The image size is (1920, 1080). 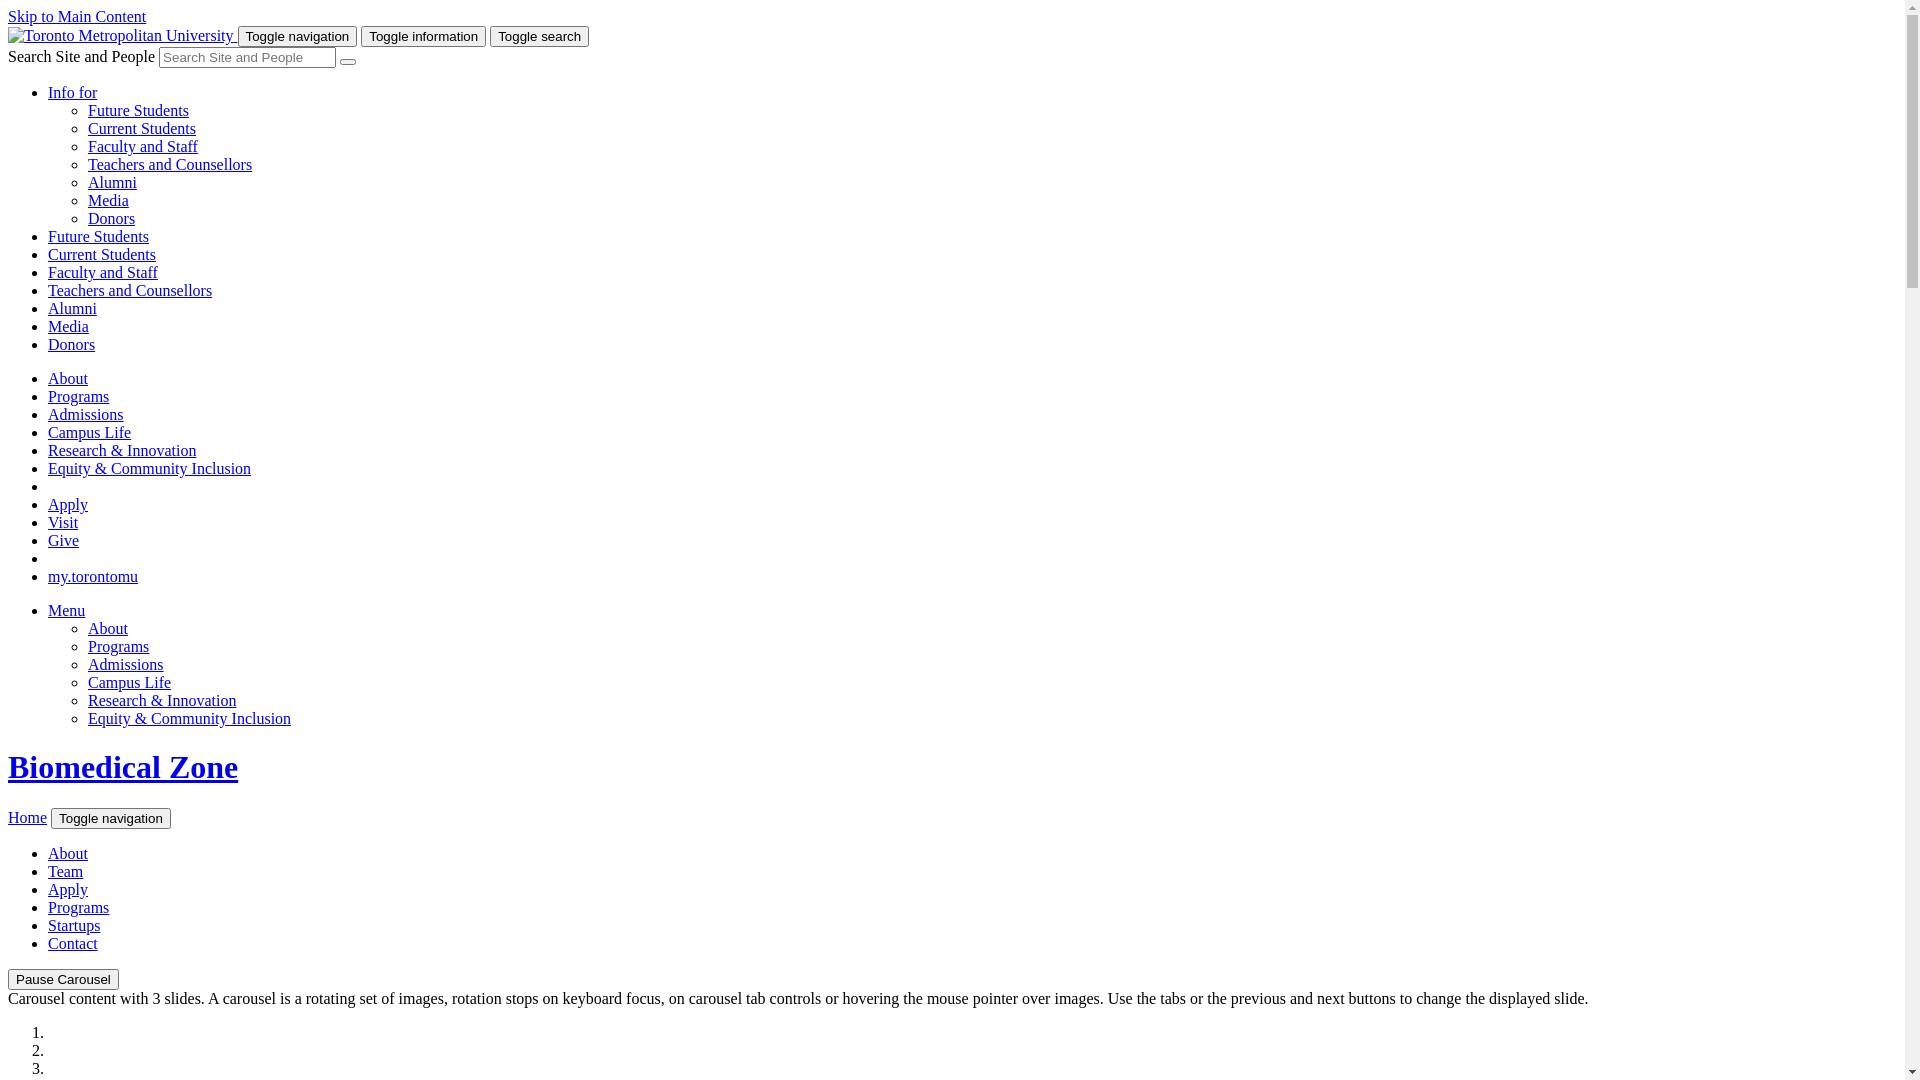 What do you see at coordinates (67, 888) in the screenshot?
I see `'Apply'` at bounding box center [67, 888].